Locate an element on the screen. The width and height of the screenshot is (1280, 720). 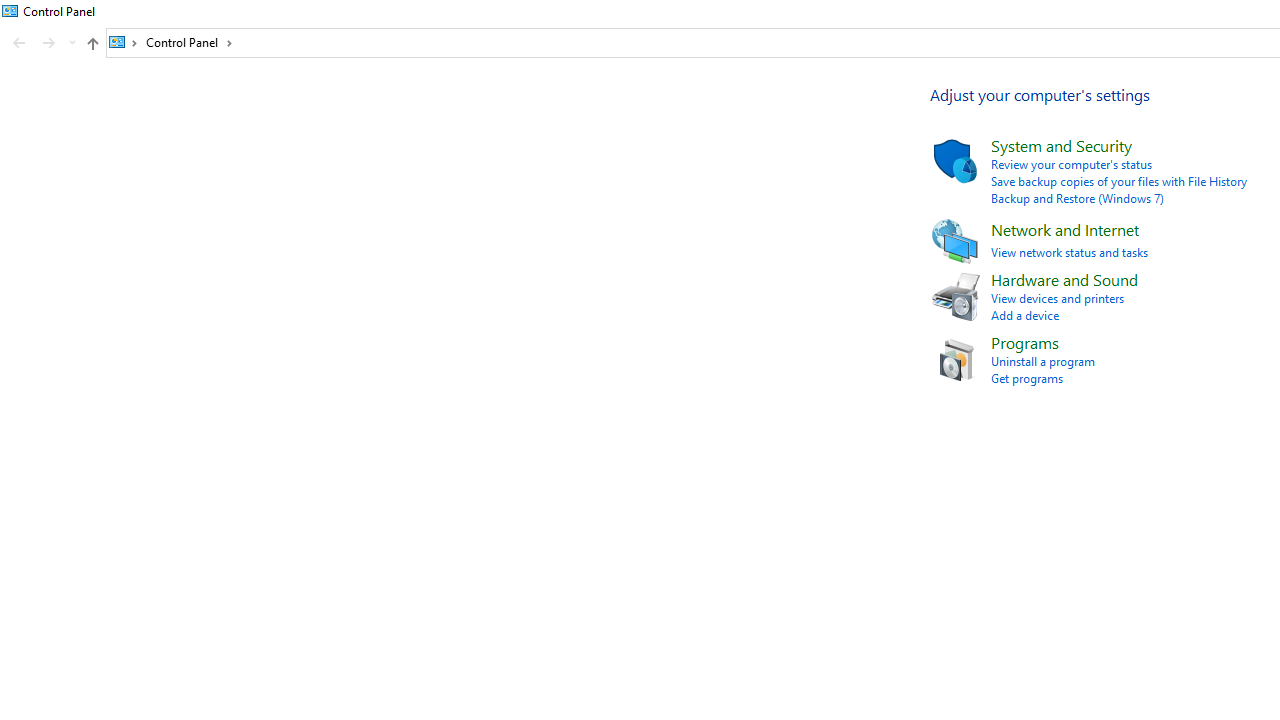
'System and Security' is located at coordinates (1060, 144).